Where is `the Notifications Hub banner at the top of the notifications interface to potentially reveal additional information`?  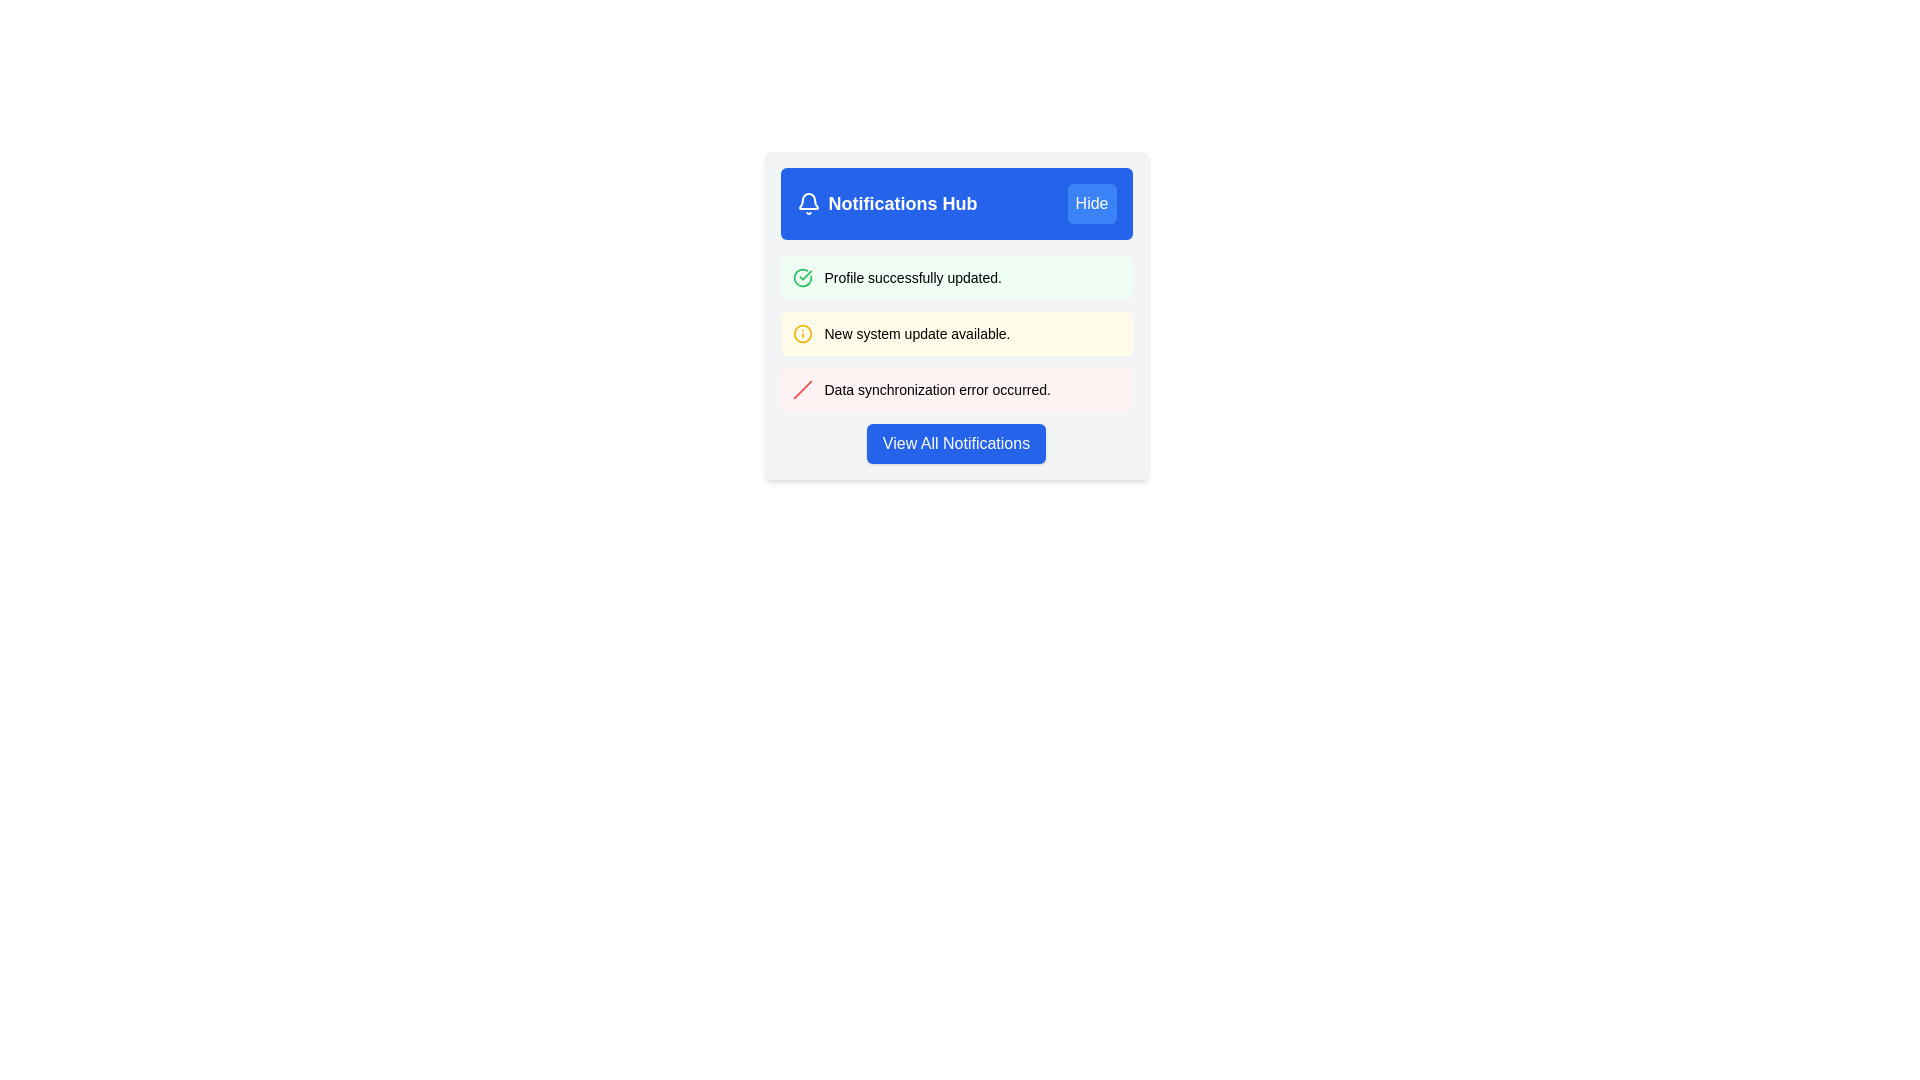 the Notifications Hub banner at the top of the notifications interface to potentially reveal additional information is located at coordinates (955, 204).